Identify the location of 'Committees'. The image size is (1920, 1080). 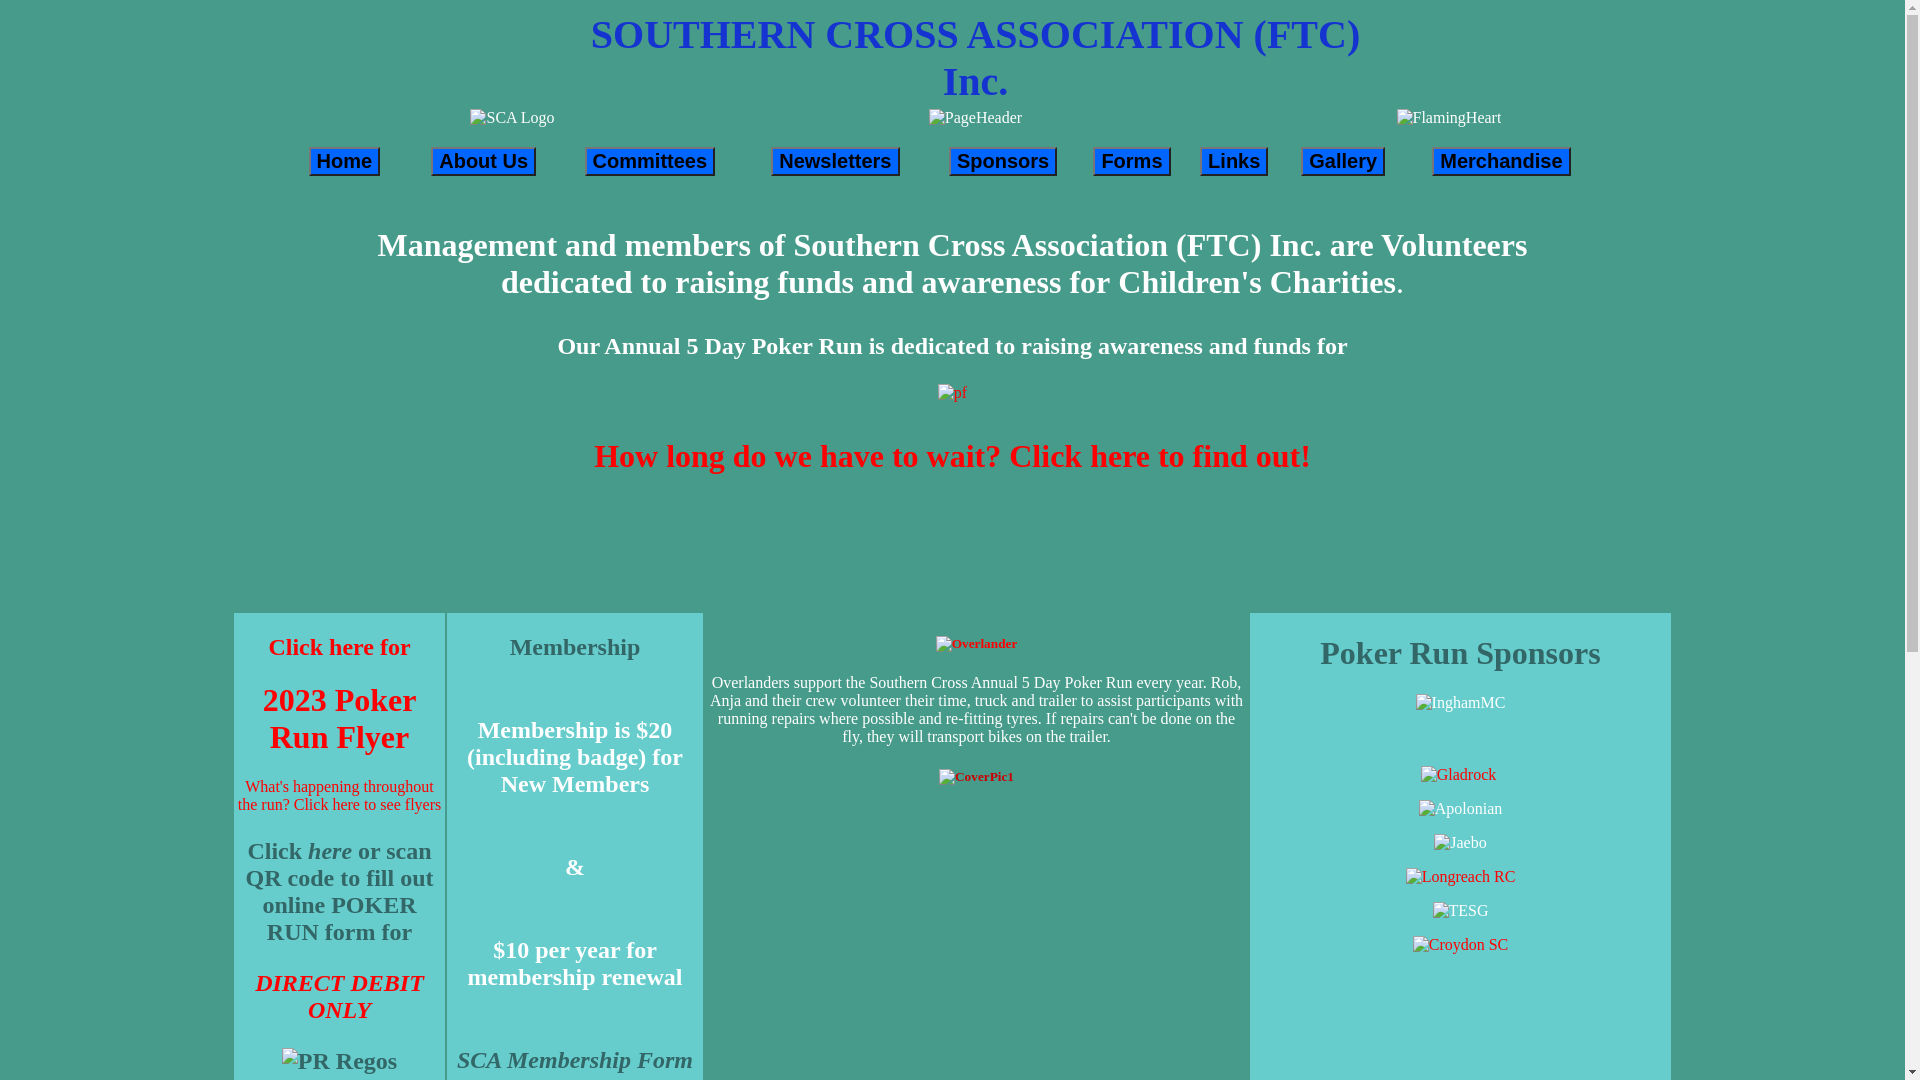
(649, 159).